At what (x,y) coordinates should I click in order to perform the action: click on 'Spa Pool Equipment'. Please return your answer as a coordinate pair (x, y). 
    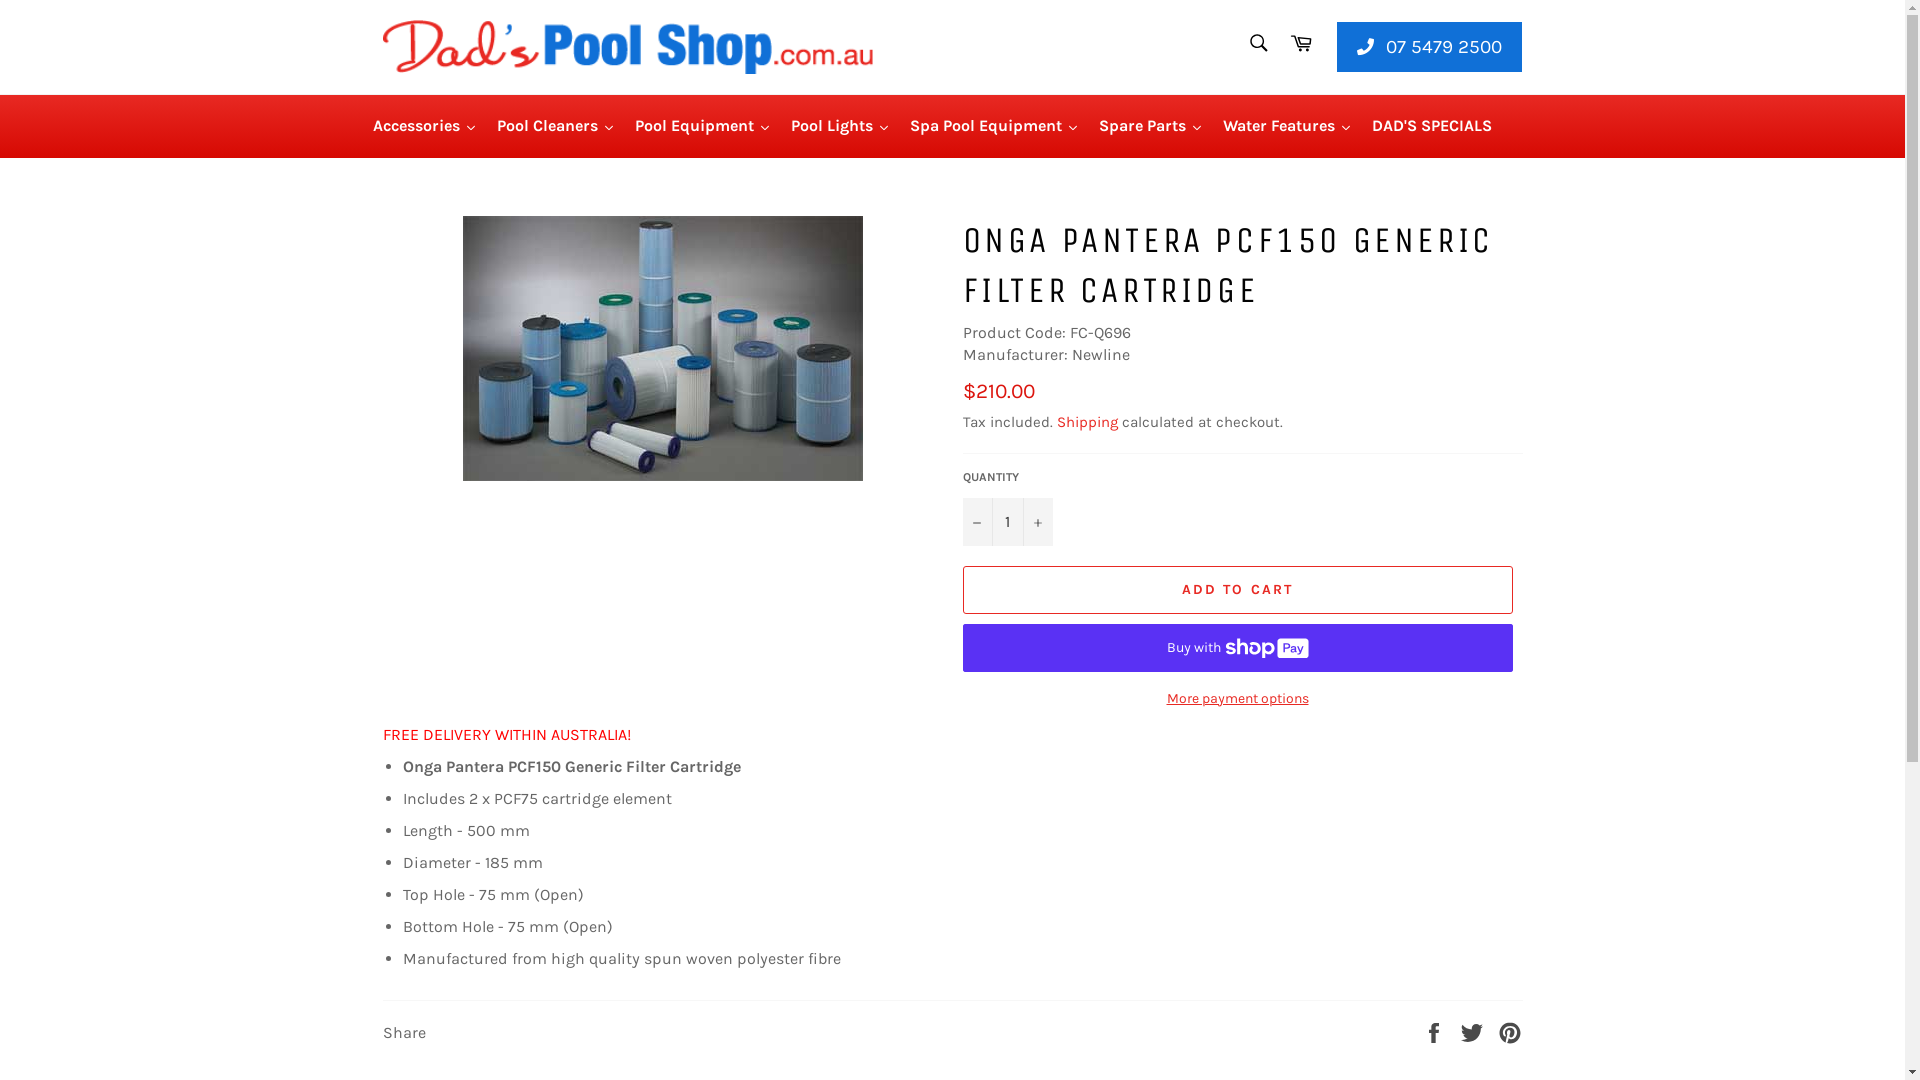
    Looking at the image, I should click on (994, 126).